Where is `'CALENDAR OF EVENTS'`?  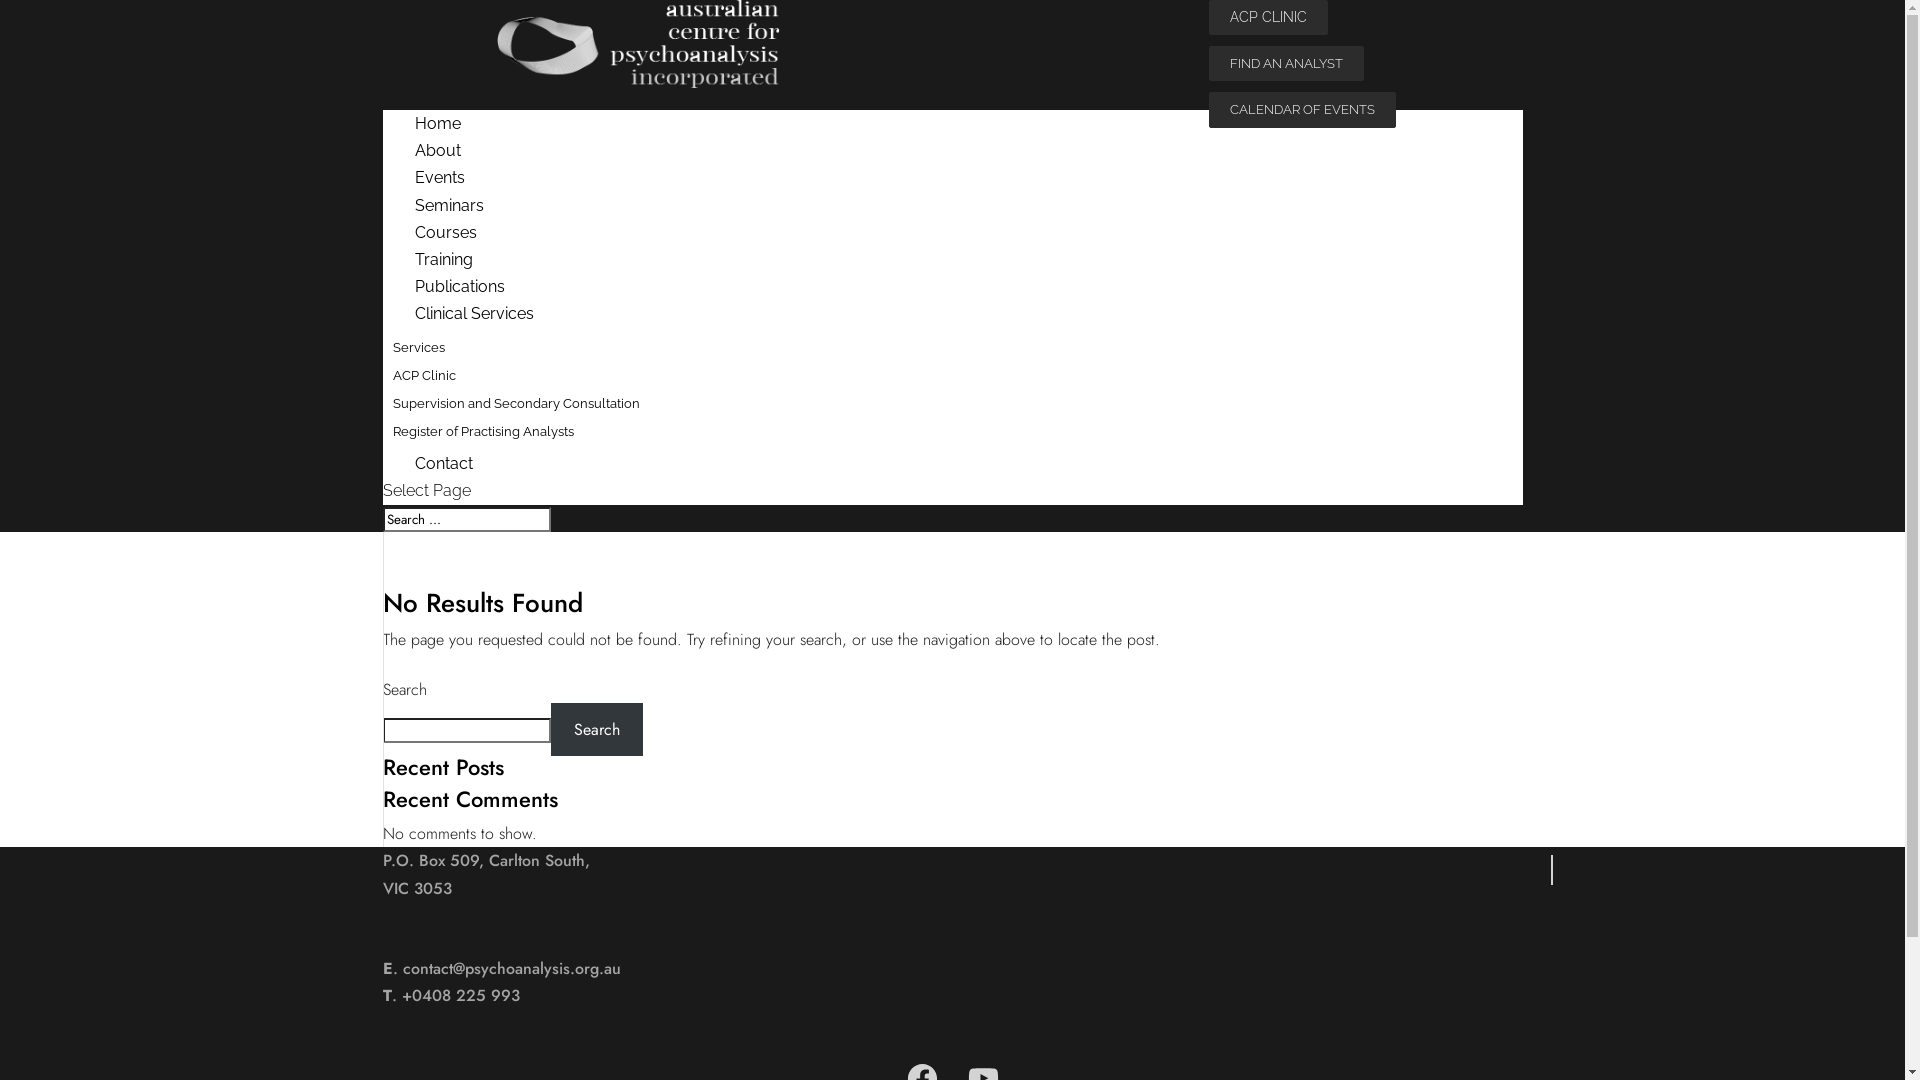
'CALENDAR OF EVENTS' is located at coordinates (1301, 109).